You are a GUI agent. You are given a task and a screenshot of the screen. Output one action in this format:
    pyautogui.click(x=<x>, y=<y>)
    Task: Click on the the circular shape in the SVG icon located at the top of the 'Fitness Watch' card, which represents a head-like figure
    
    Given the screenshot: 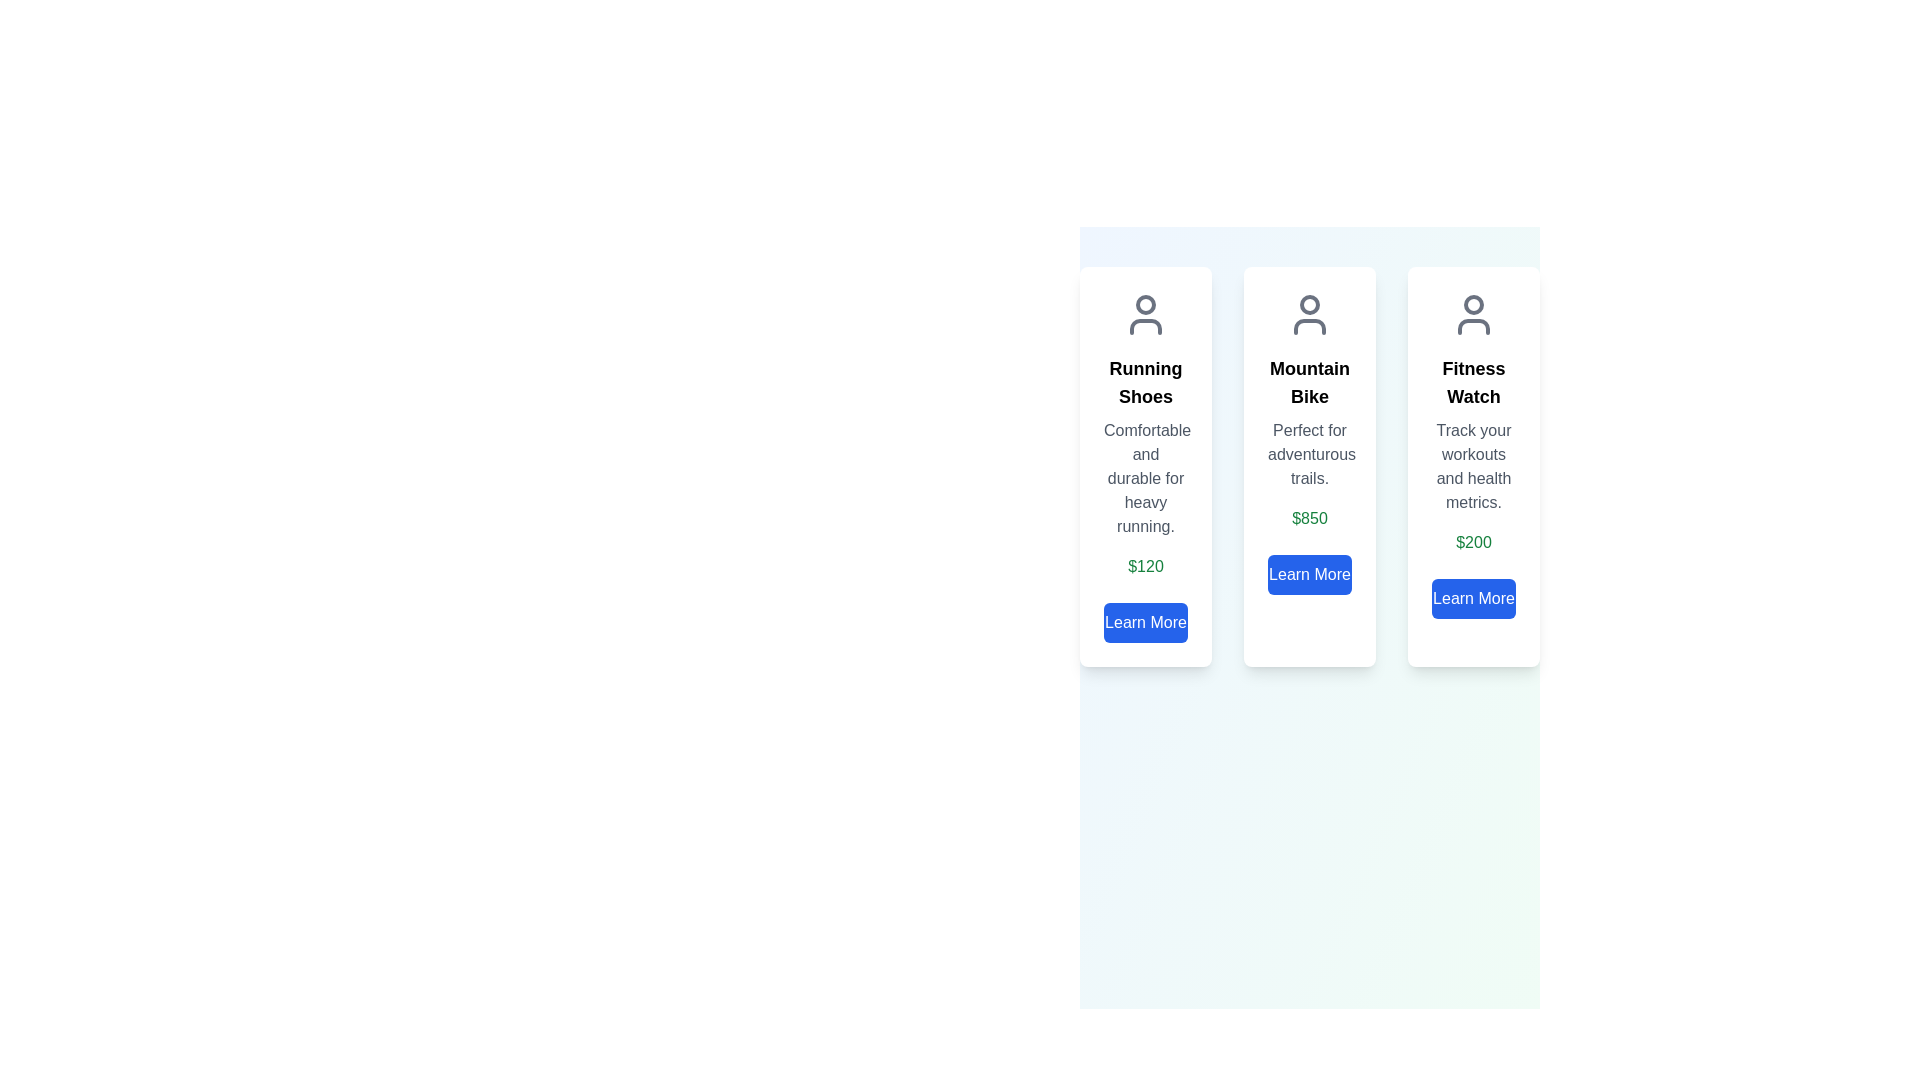 What is the action you would take?
    pyautogui.click(x=1473, y=304)
    